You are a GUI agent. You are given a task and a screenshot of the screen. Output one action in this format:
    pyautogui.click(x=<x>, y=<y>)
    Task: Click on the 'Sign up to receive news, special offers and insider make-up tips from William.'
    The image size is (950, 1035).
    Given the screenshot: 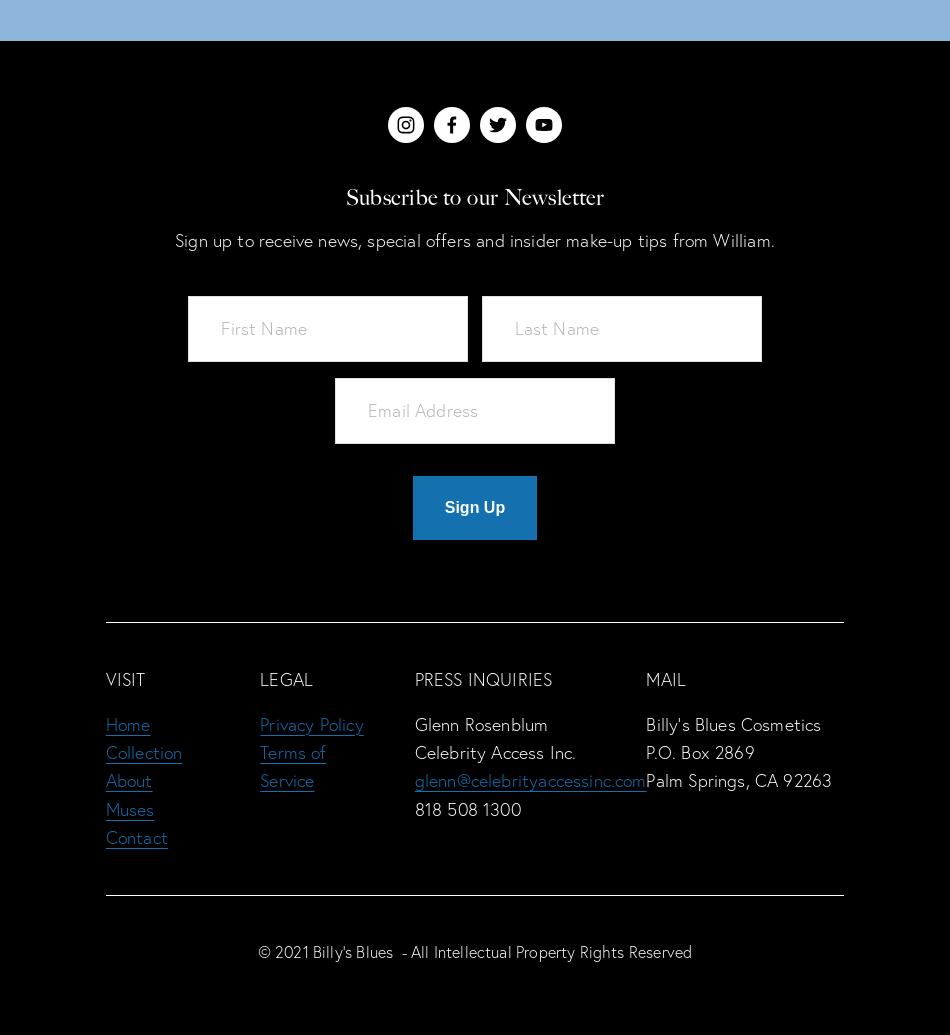 What is the action you would take?
    pyautogui.click(x=473, y=240)
    